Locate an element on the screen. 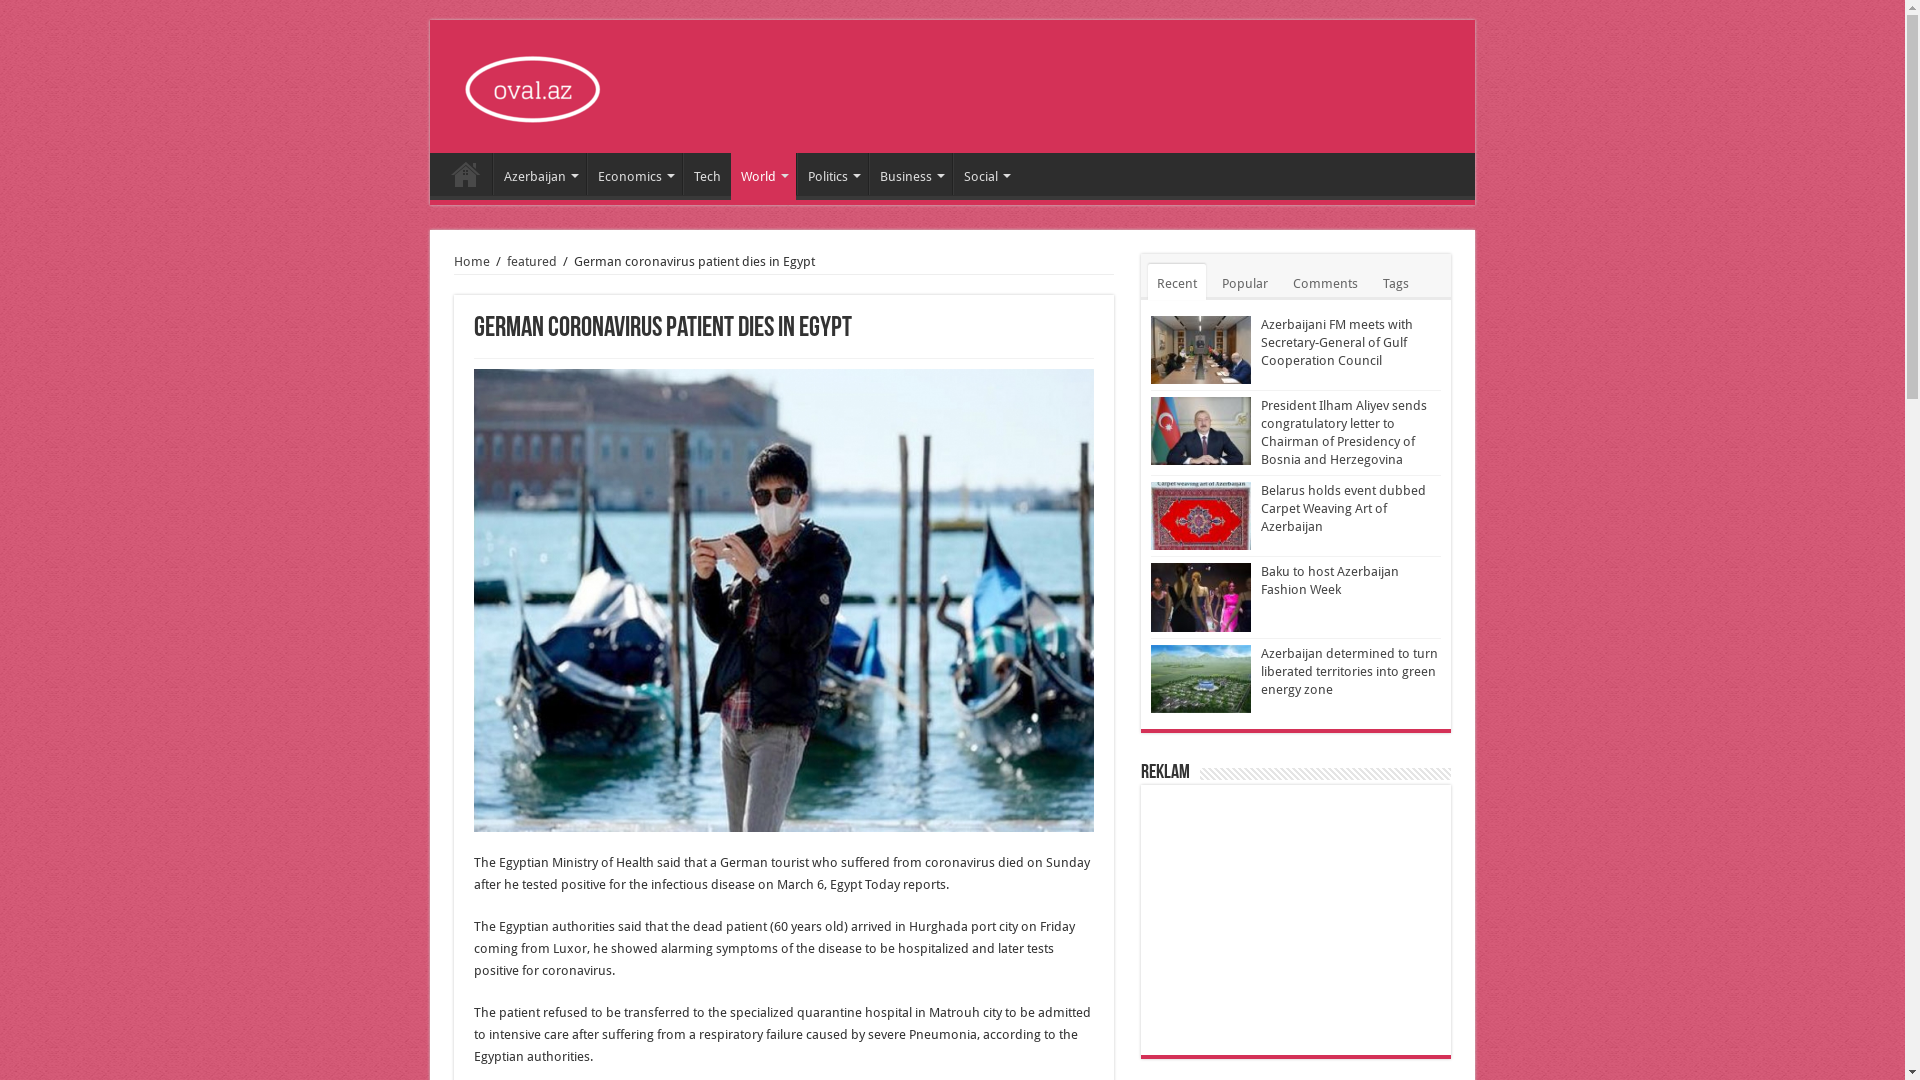 The image size is (1920, 1080). 'Azerbaijan' is located at coordinates (493, 172).